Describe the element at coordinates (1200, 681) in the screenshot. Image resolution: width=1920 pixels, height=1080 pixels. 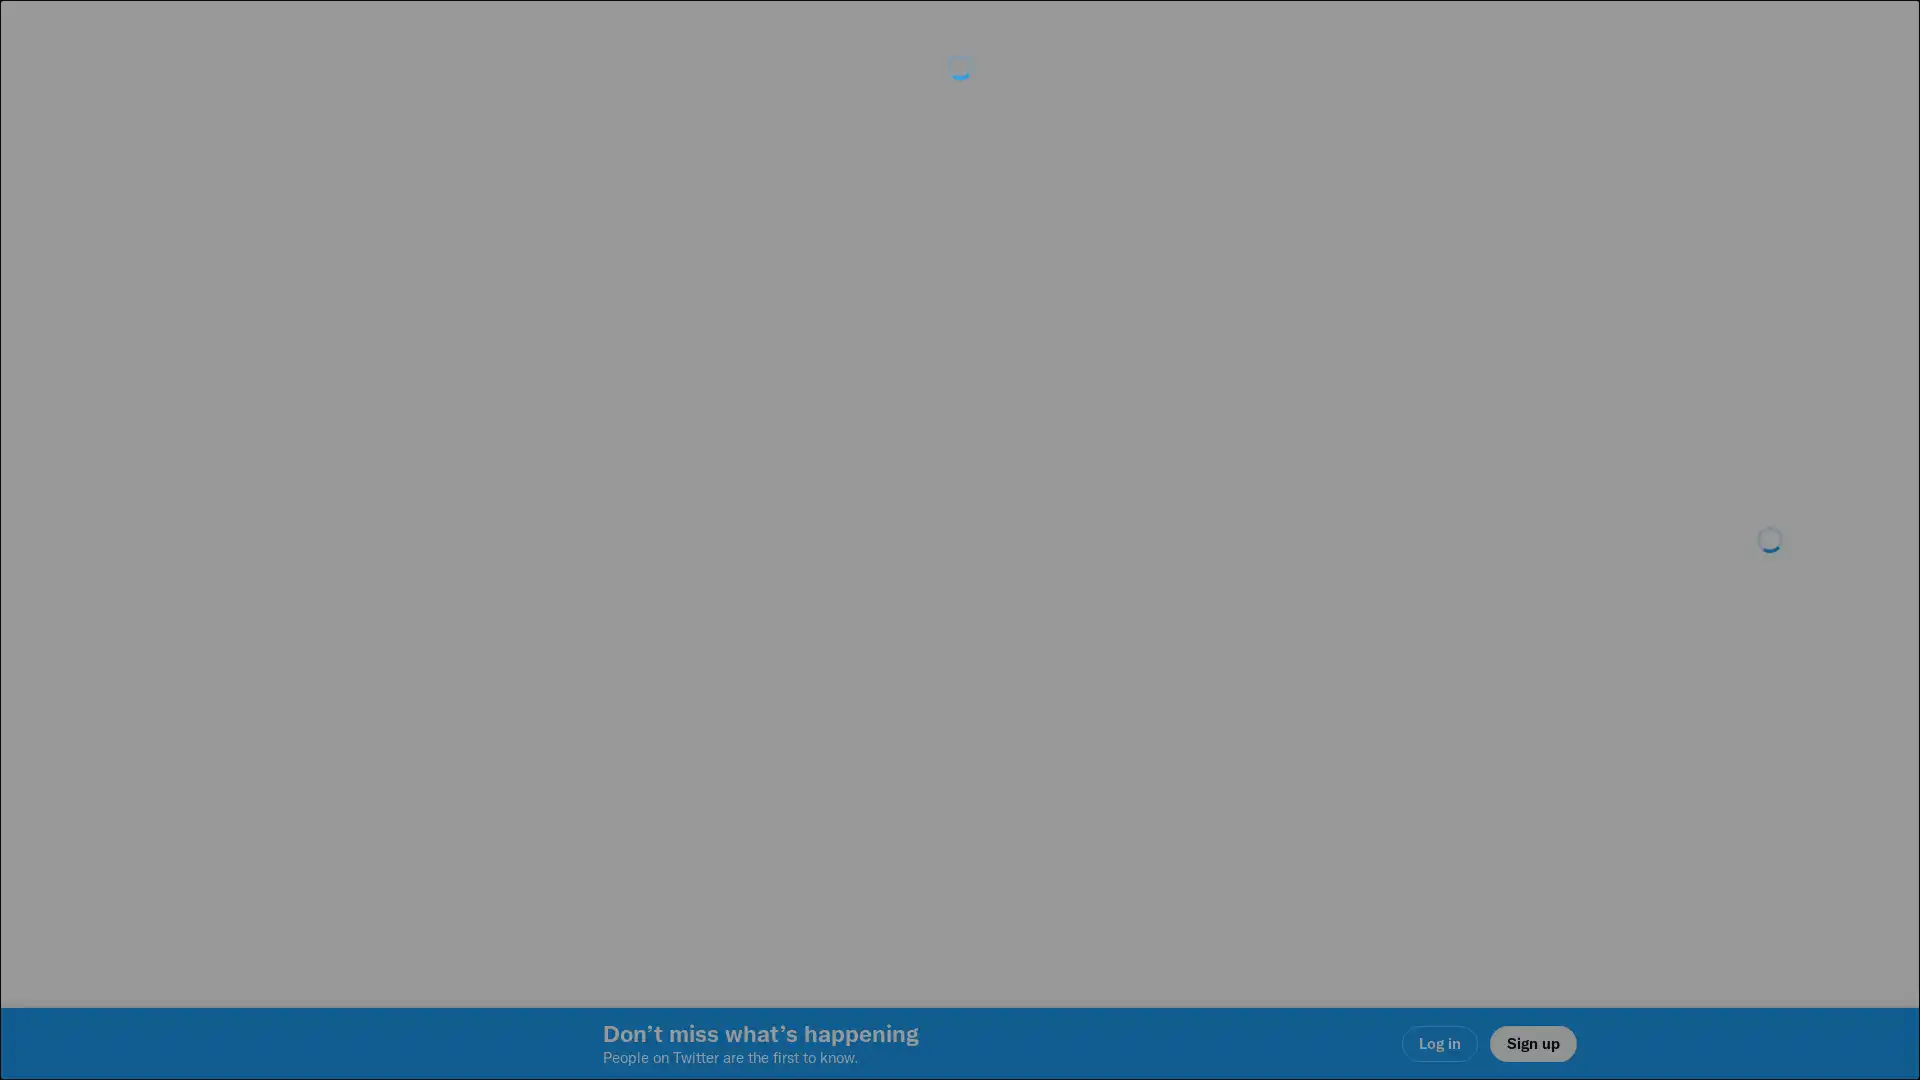
I see `Log in` at that location.